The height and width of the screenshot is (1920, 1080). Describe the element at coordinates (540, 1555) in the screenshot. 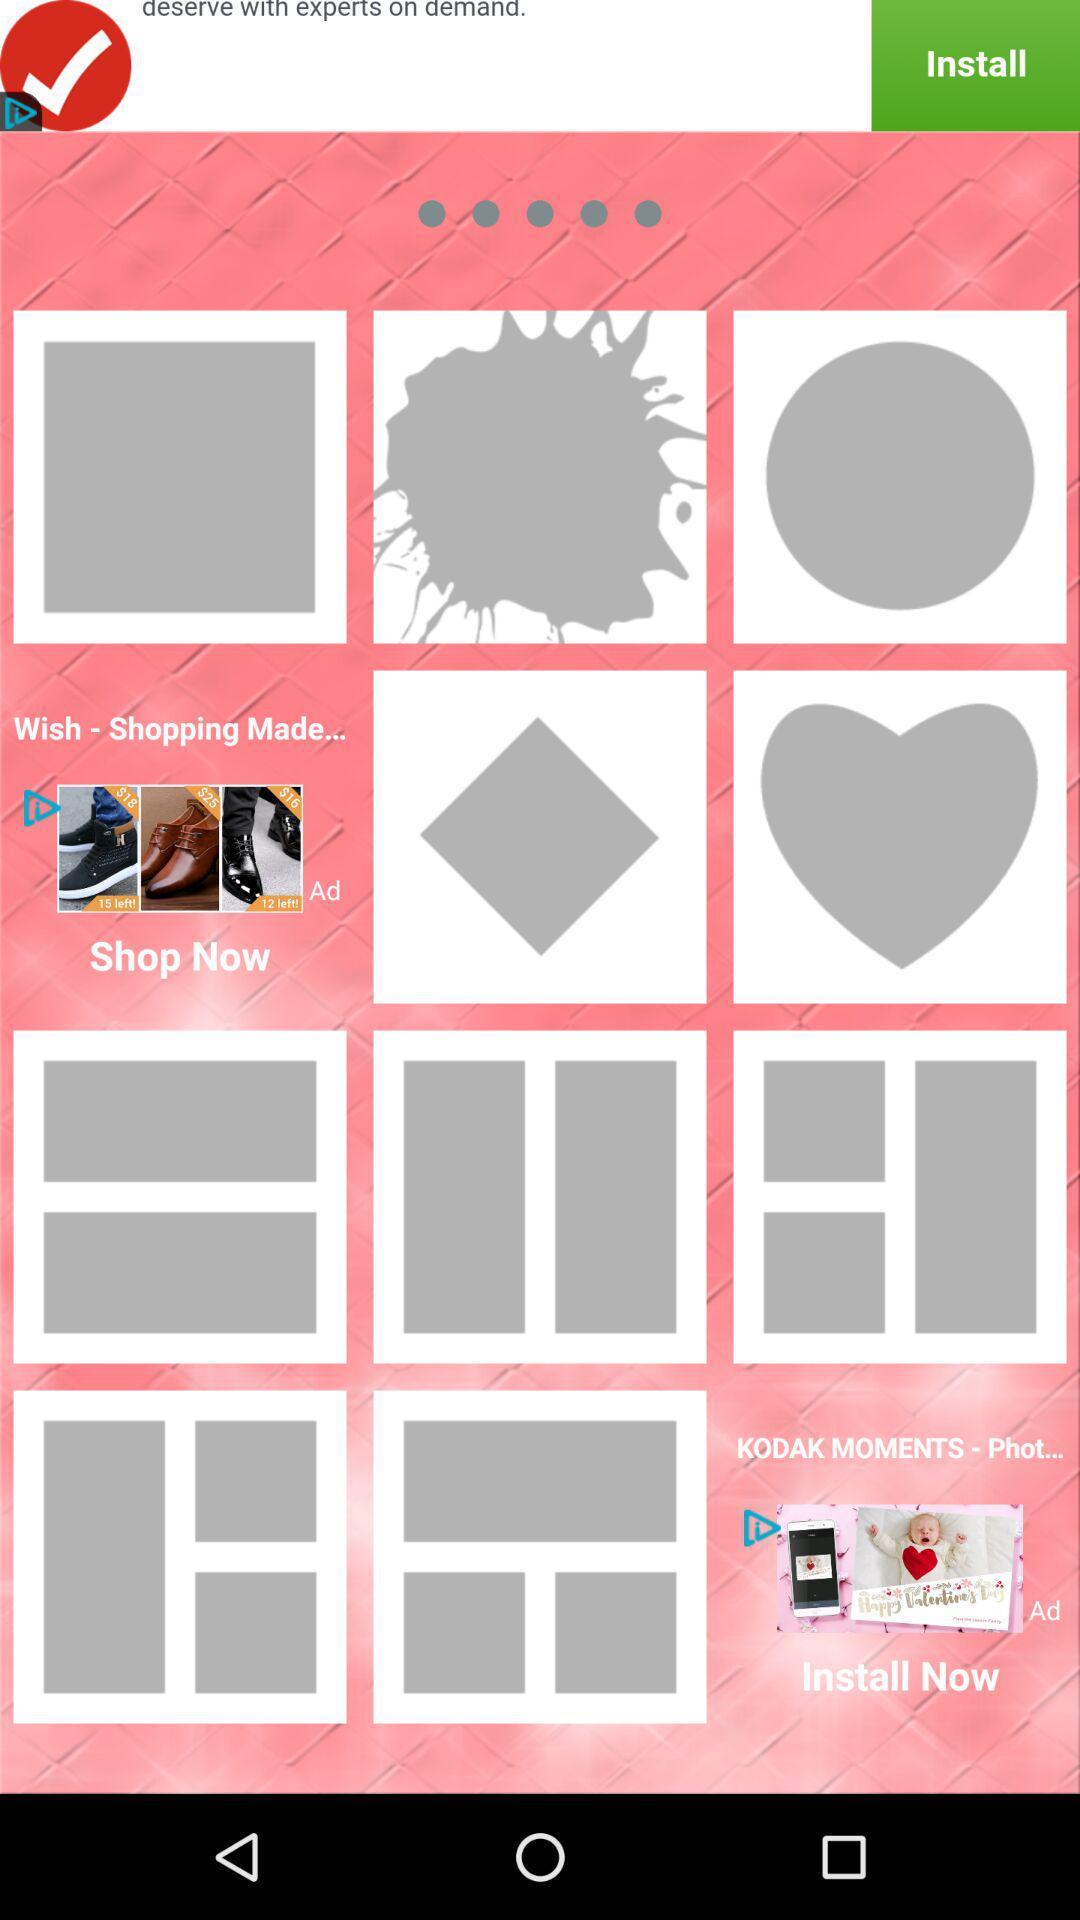

I see `photo adding icon` at that location.